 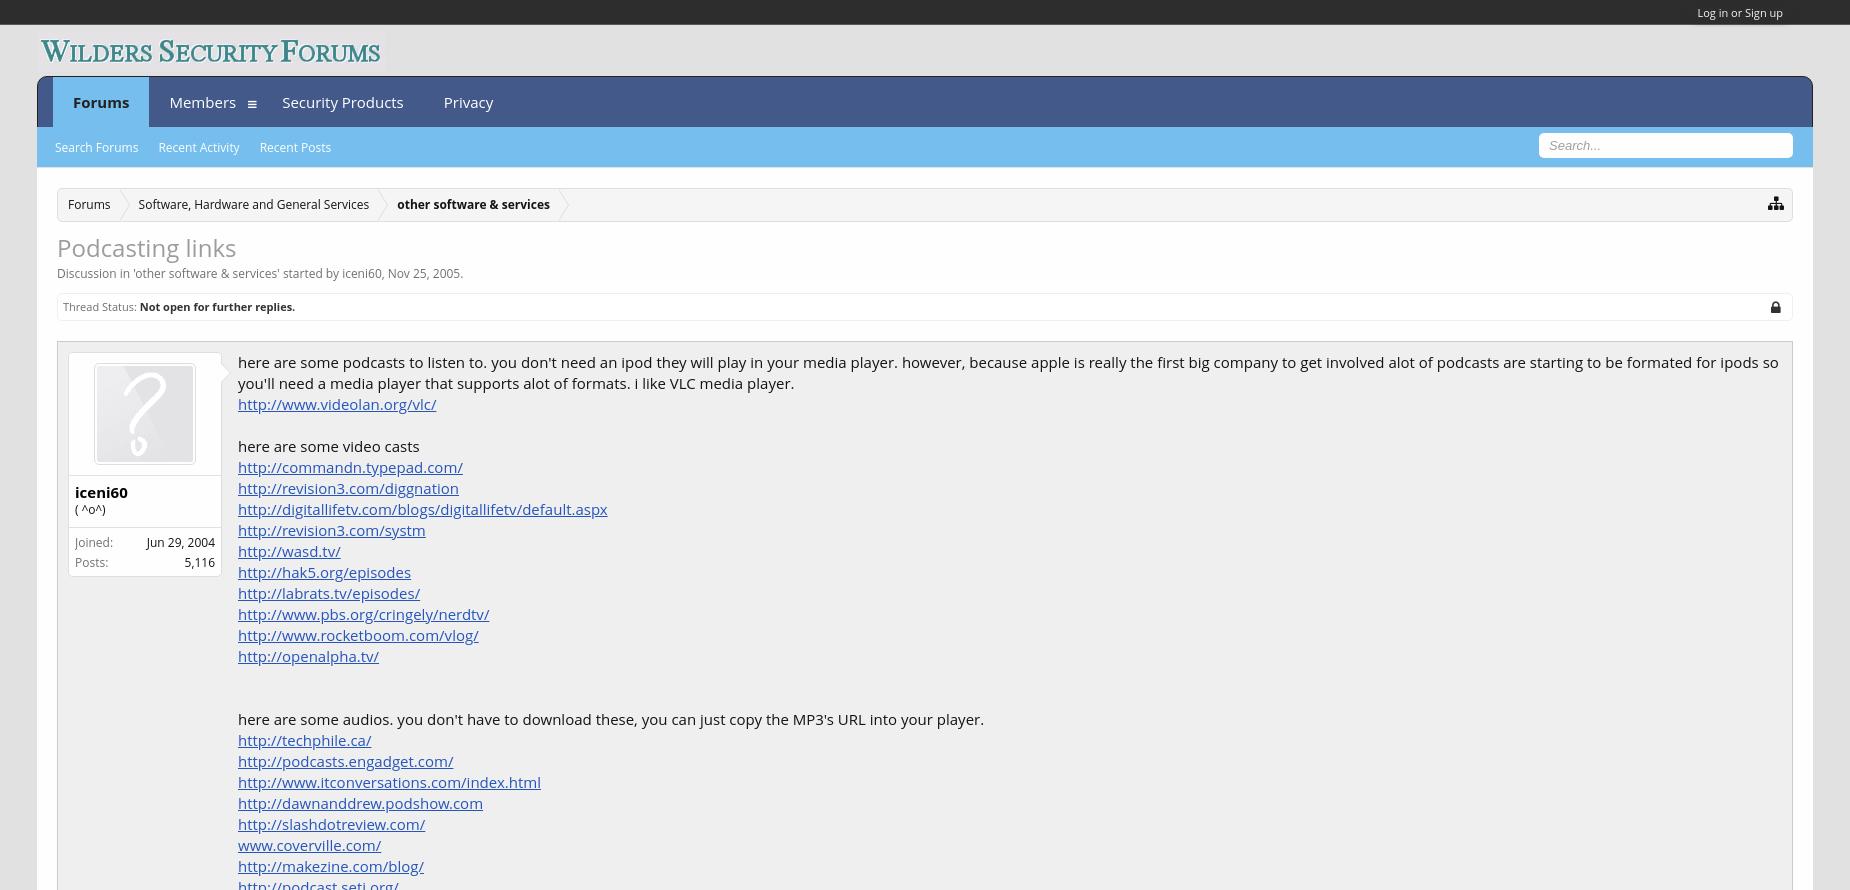 What do you see at coordinates (179, 540) in the screenshot?
I see `'Jun 29, 2004'` at bounding box center [179, 540].